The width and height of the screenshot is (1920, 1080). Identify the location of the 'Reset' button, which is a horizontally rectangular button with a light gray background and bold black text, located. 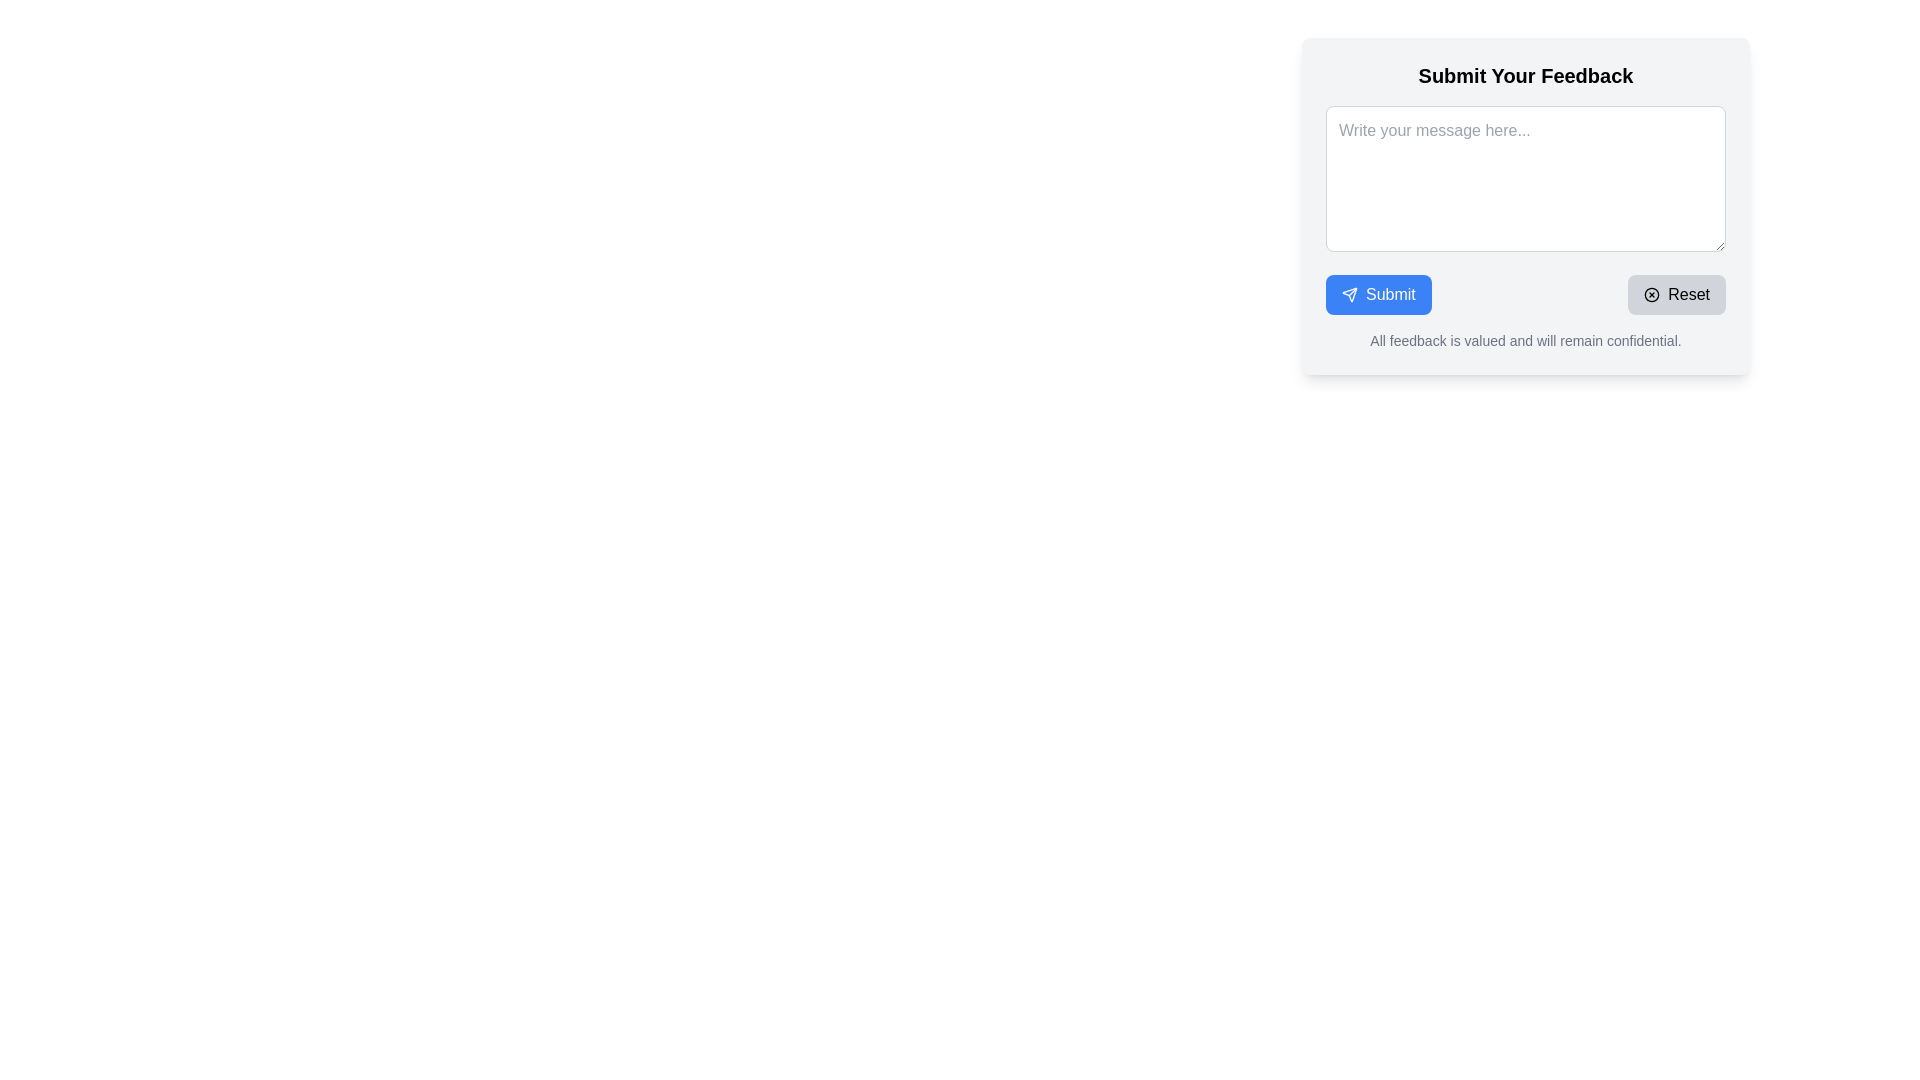
(1677, 294).